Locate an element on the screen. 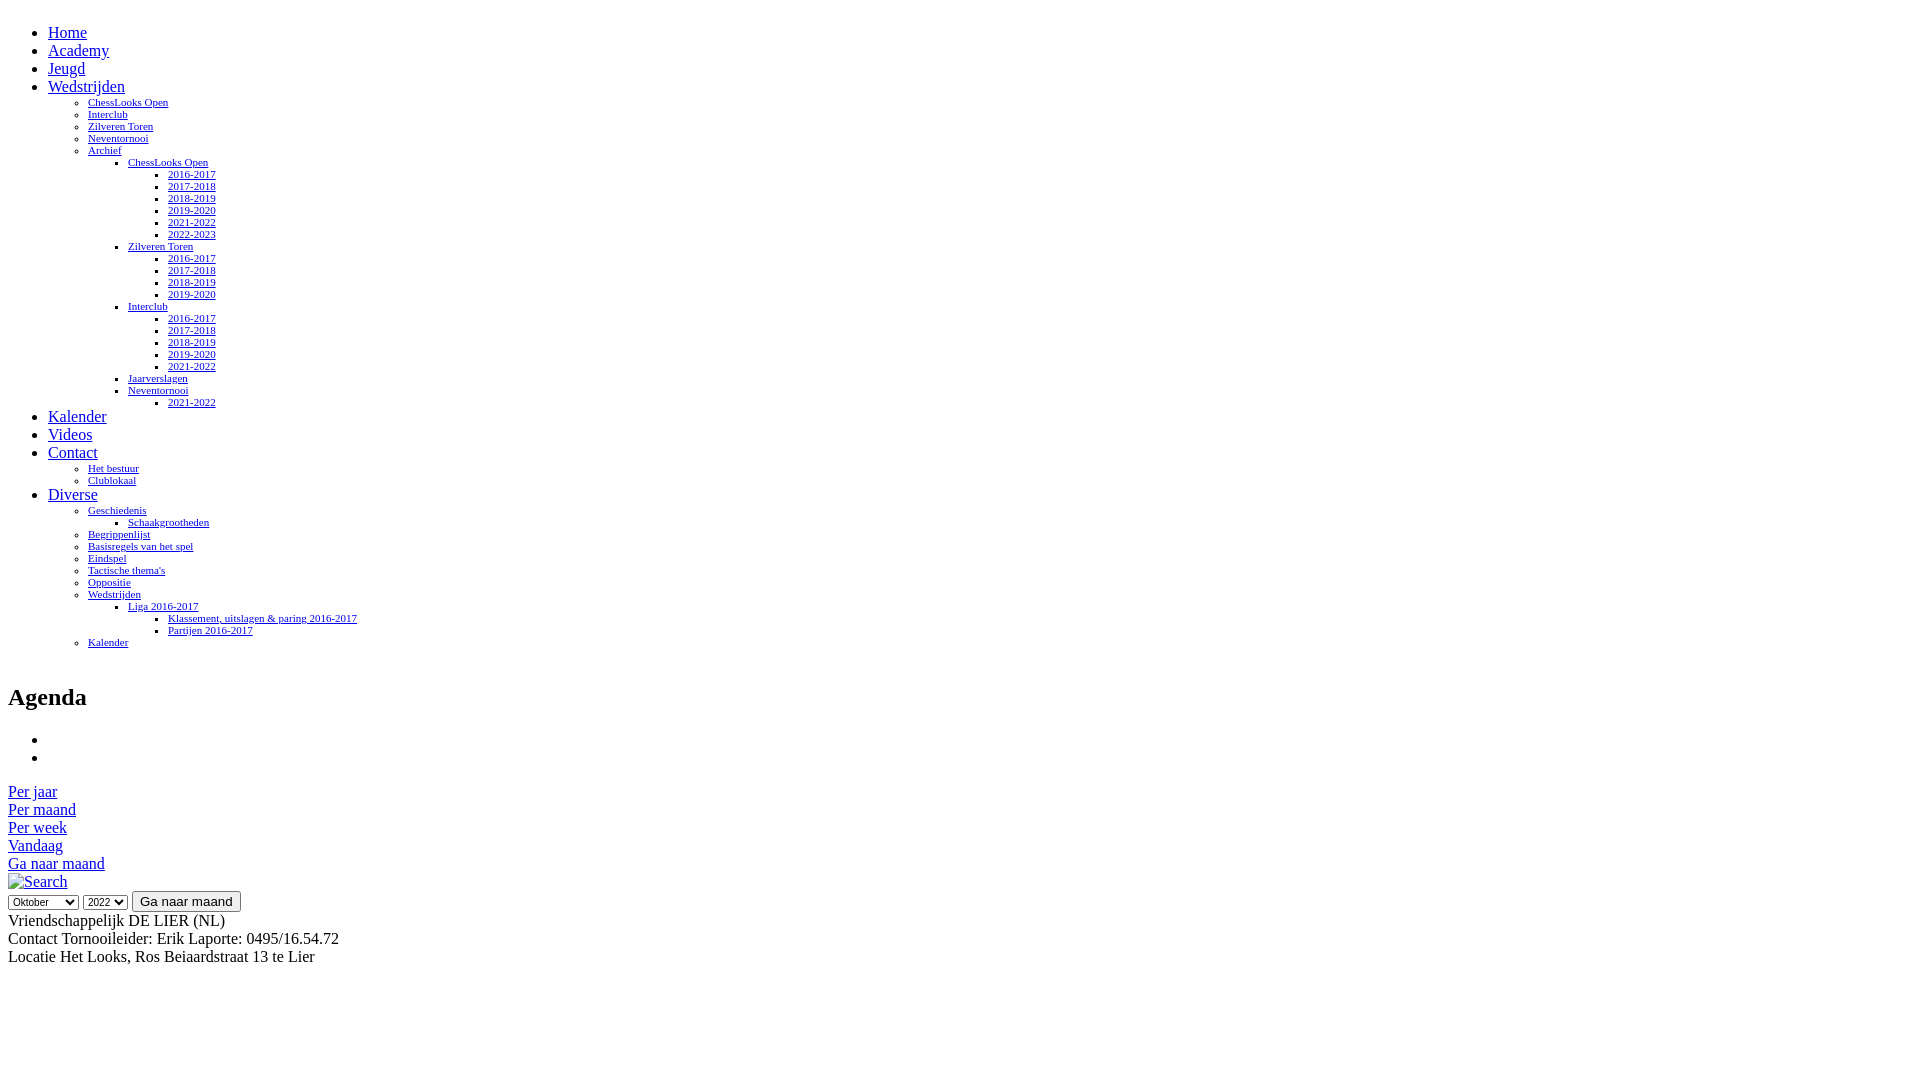 Image resolution: width=1920 pixels, height=1080 pixels. 'Interclub' is located at coordinates (147, 305).